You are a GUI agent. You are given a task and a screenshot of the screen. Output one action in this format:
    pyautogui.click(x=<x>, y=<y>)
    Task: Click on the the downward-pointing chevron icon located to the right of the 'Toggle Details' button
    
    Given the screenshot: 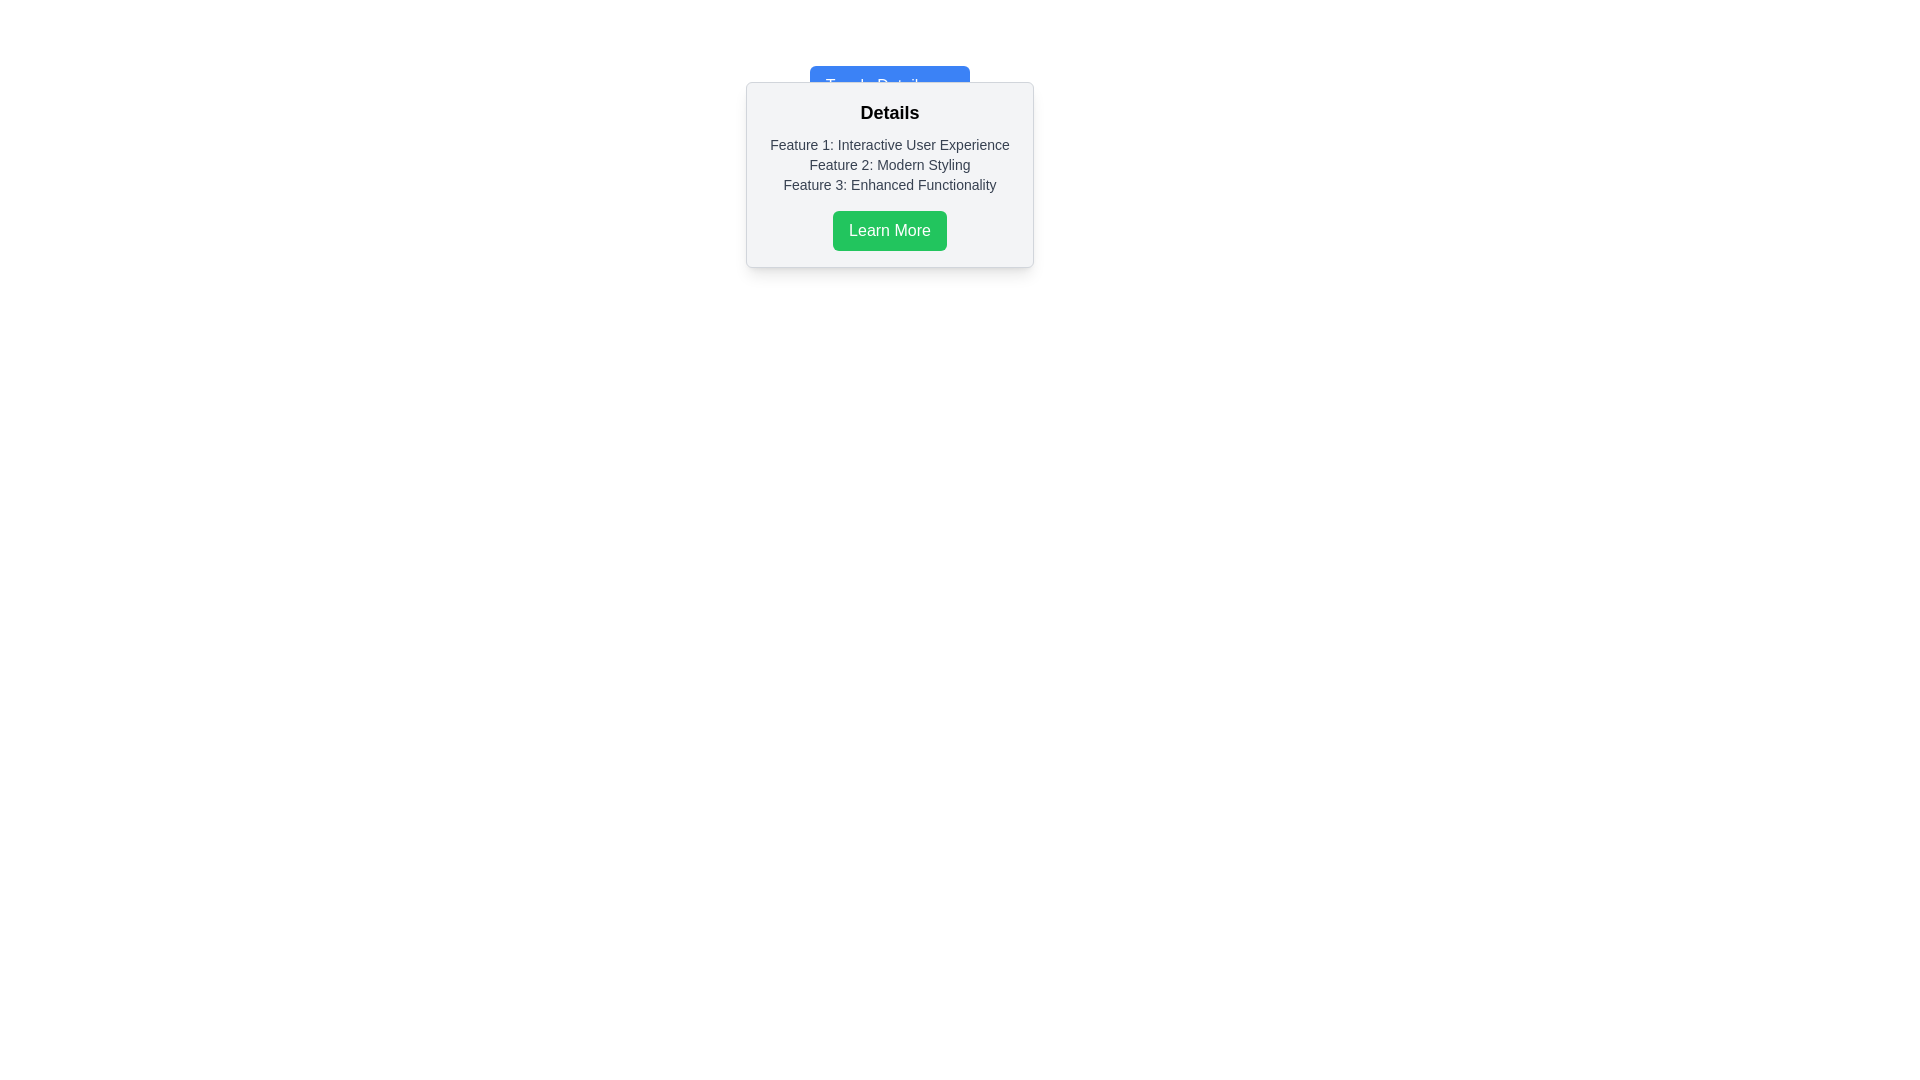 What is the action you would take?
    pyautogui.click(x=943, y=84)
    